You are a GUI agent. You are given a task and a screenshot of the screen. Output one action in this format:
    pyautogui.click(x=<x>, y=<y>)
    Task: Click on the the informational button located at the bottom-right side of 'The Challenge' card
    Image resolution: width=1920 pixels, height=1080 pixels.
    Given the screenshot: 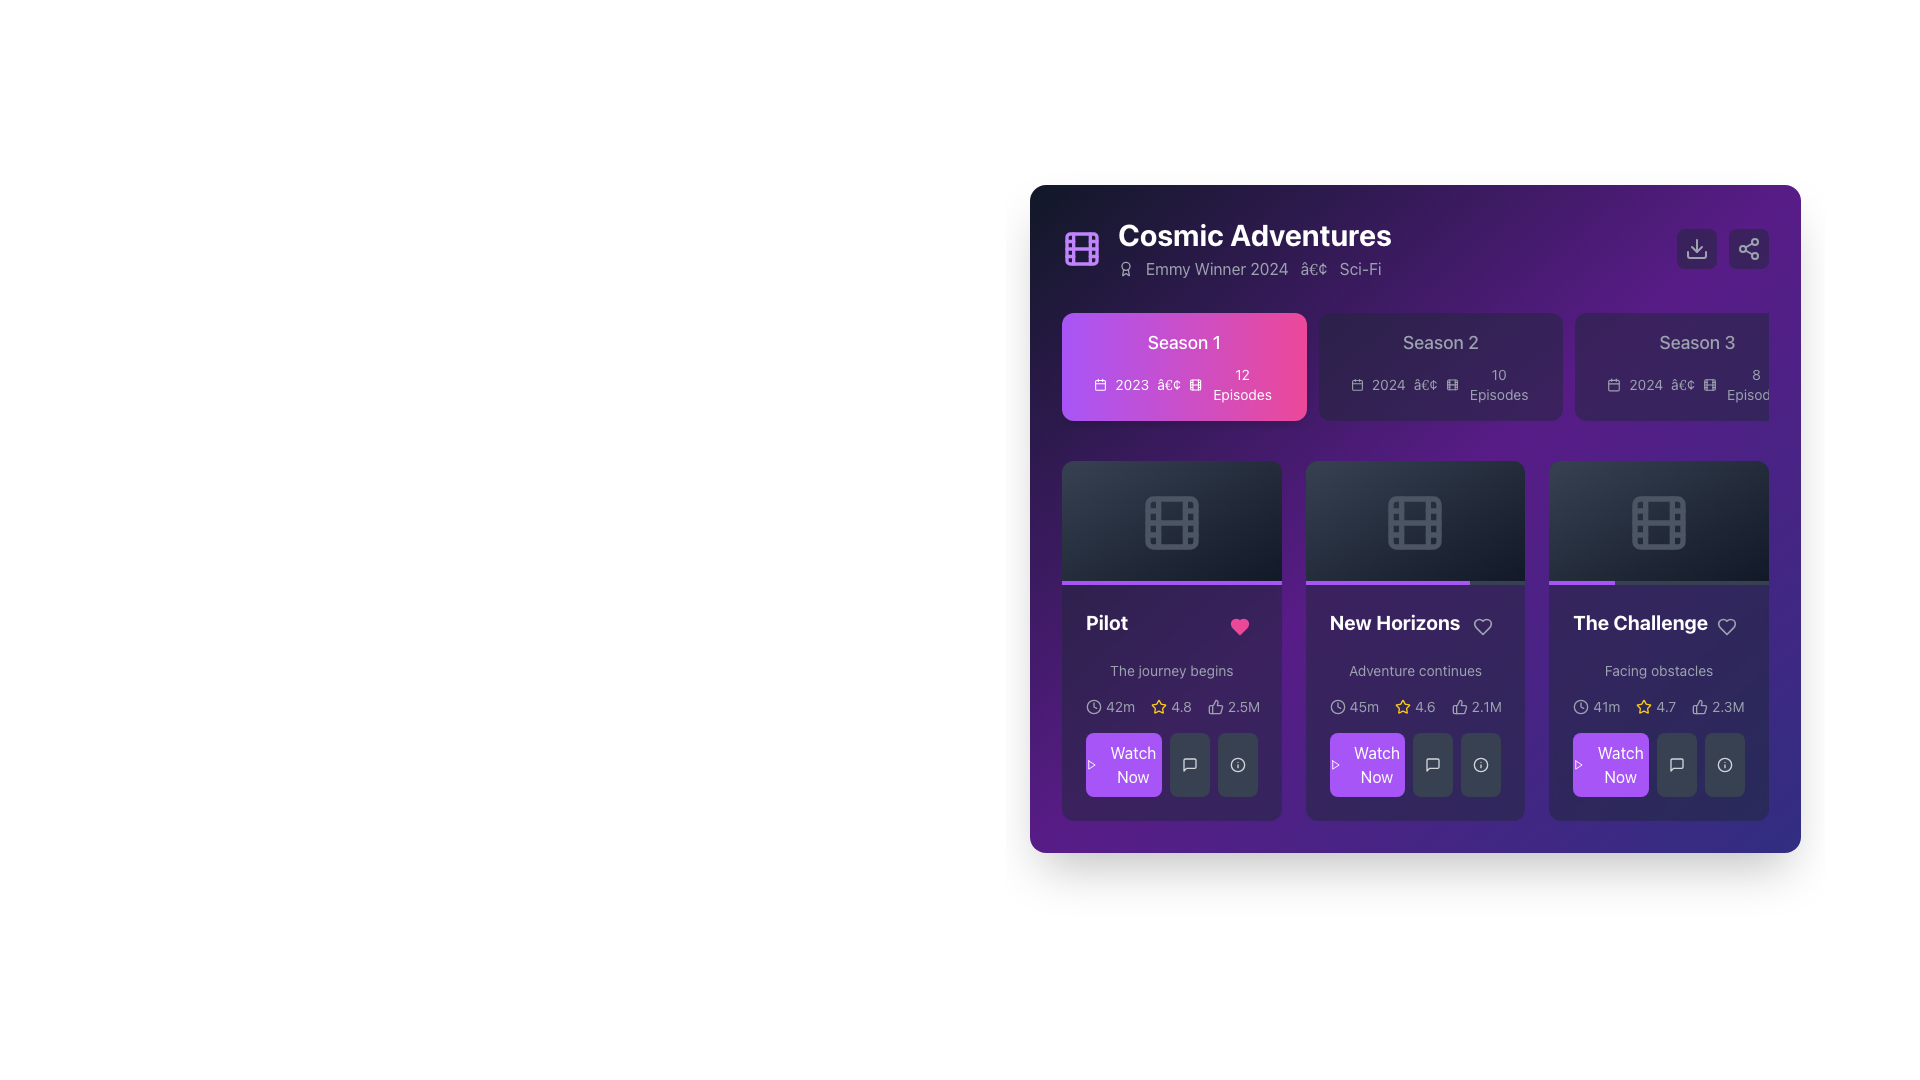 What is the action you would take?
    pyautogui.click(x=1723, y=763)
    